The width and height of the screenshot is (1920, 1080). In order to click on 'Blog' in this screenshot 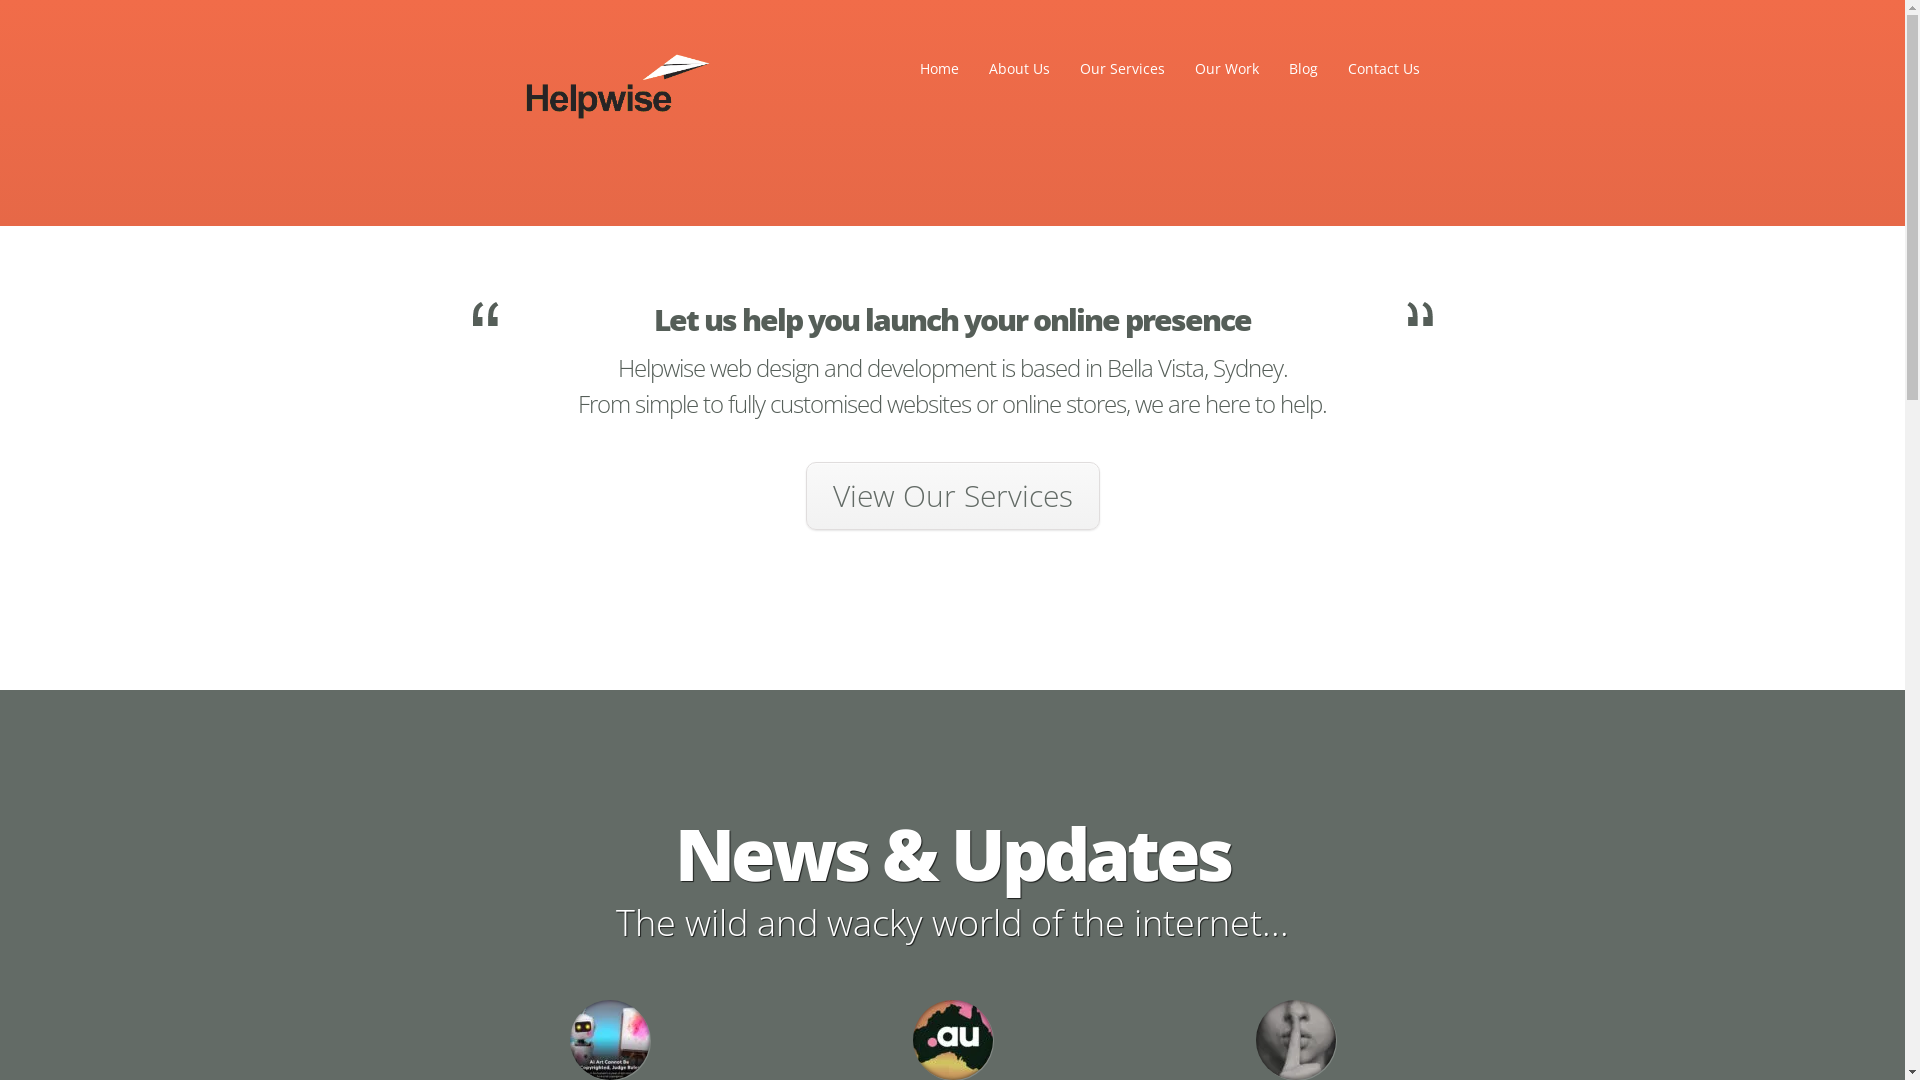, I will do `click(1303, 68)`.